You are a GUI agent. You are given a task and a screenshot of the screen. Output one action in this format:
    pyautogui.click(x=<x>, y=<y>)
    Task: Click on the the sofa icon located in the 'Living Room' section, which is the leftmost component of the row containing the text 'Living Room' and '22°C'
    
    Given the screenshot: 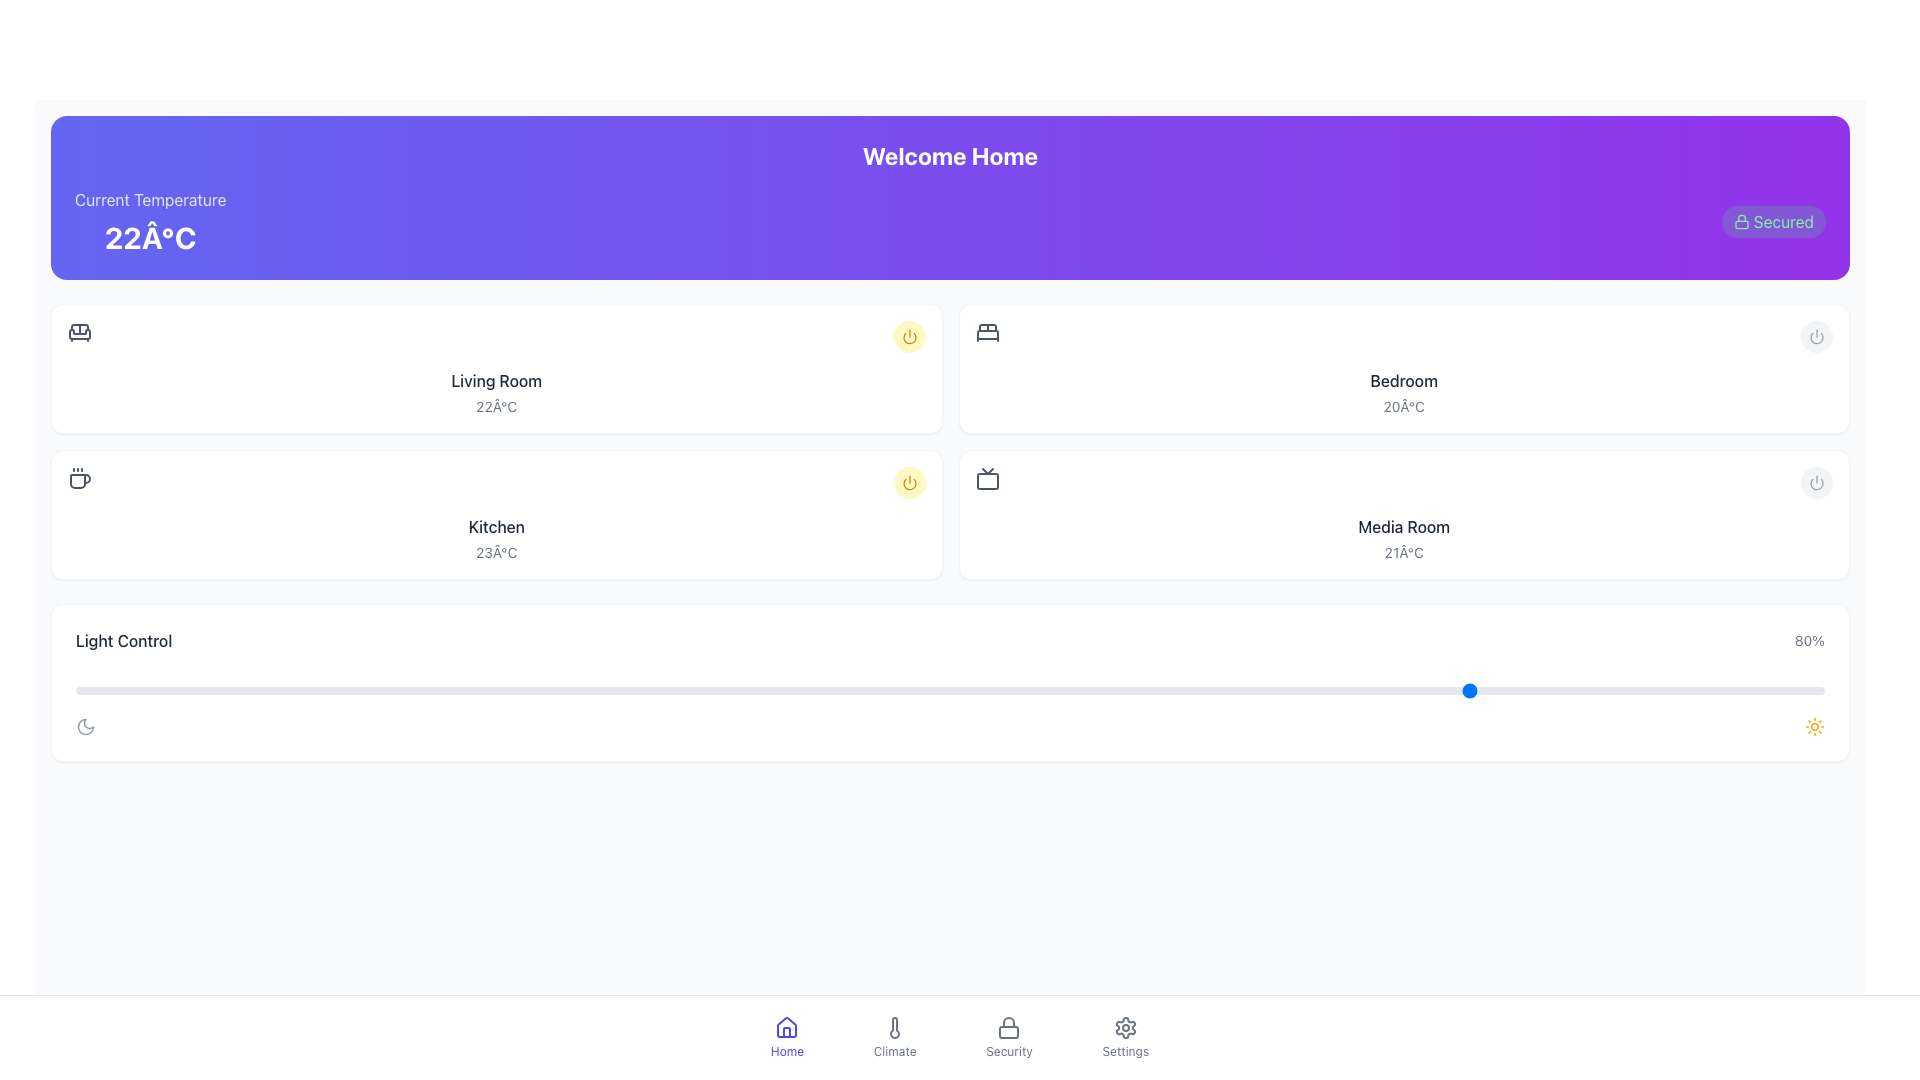 What is the action you would take?
    pyautogui.click(x=80, y=333)
    